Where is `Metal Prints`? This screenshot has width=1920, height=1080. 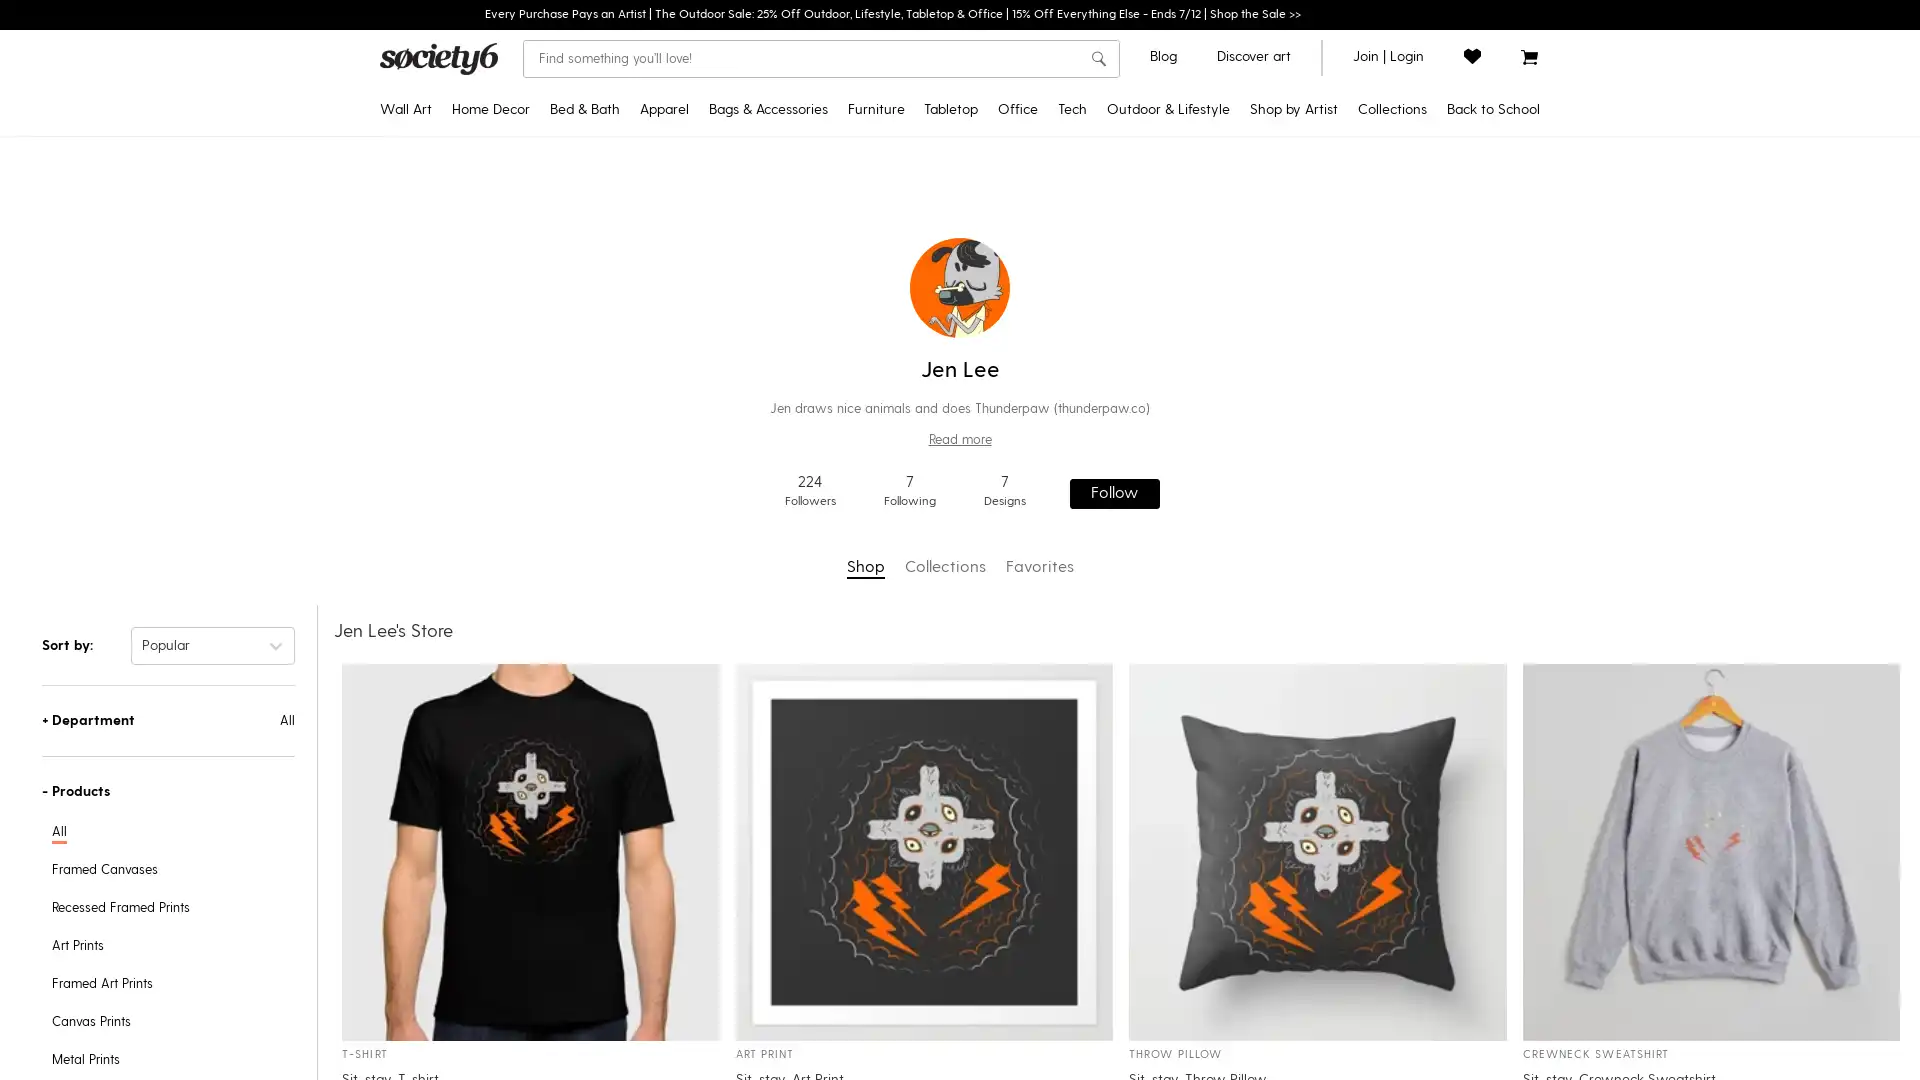 Metal Prints is located at coordinates (470, 416).